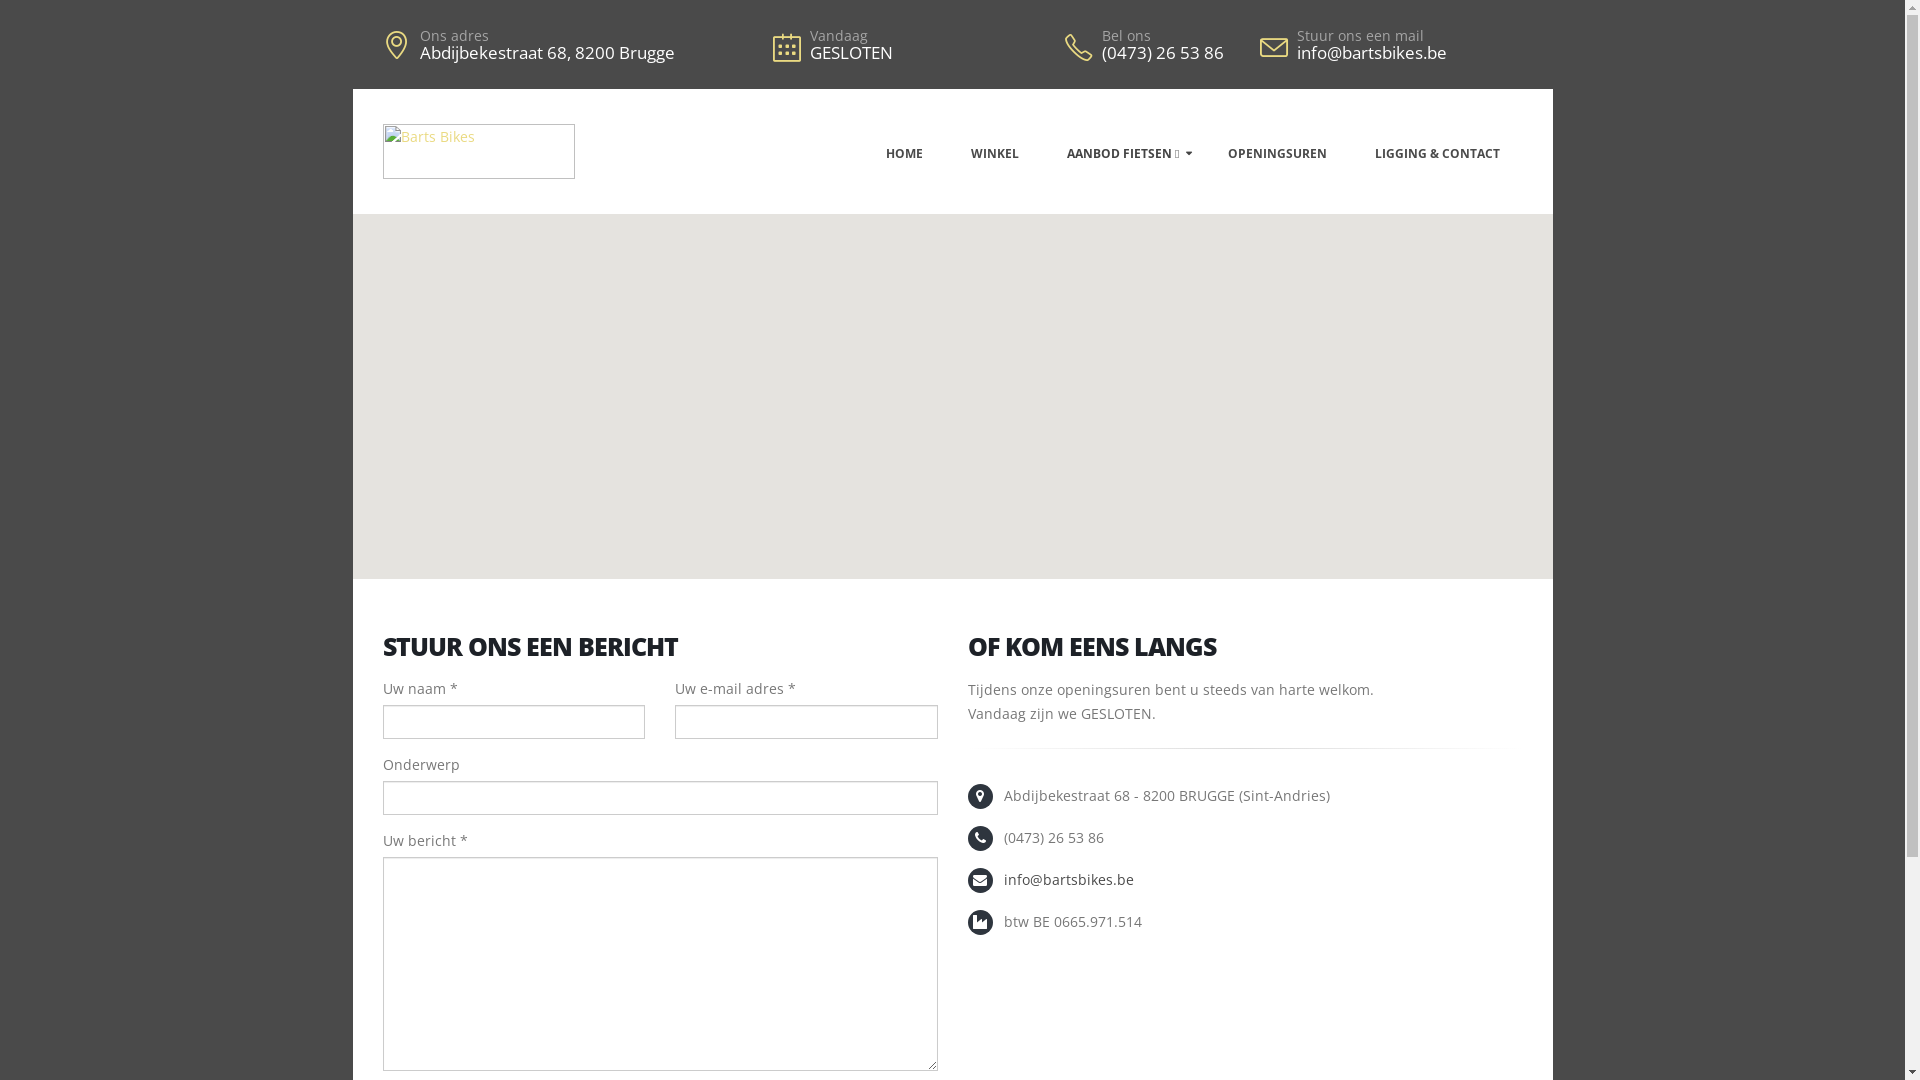 This screenshot has height=1080, width=1920. What do you see at coordinates (1390, 52) in the screenshot?
I see `'info@bartsbikes.be'` at bounding box center [1390, 52].